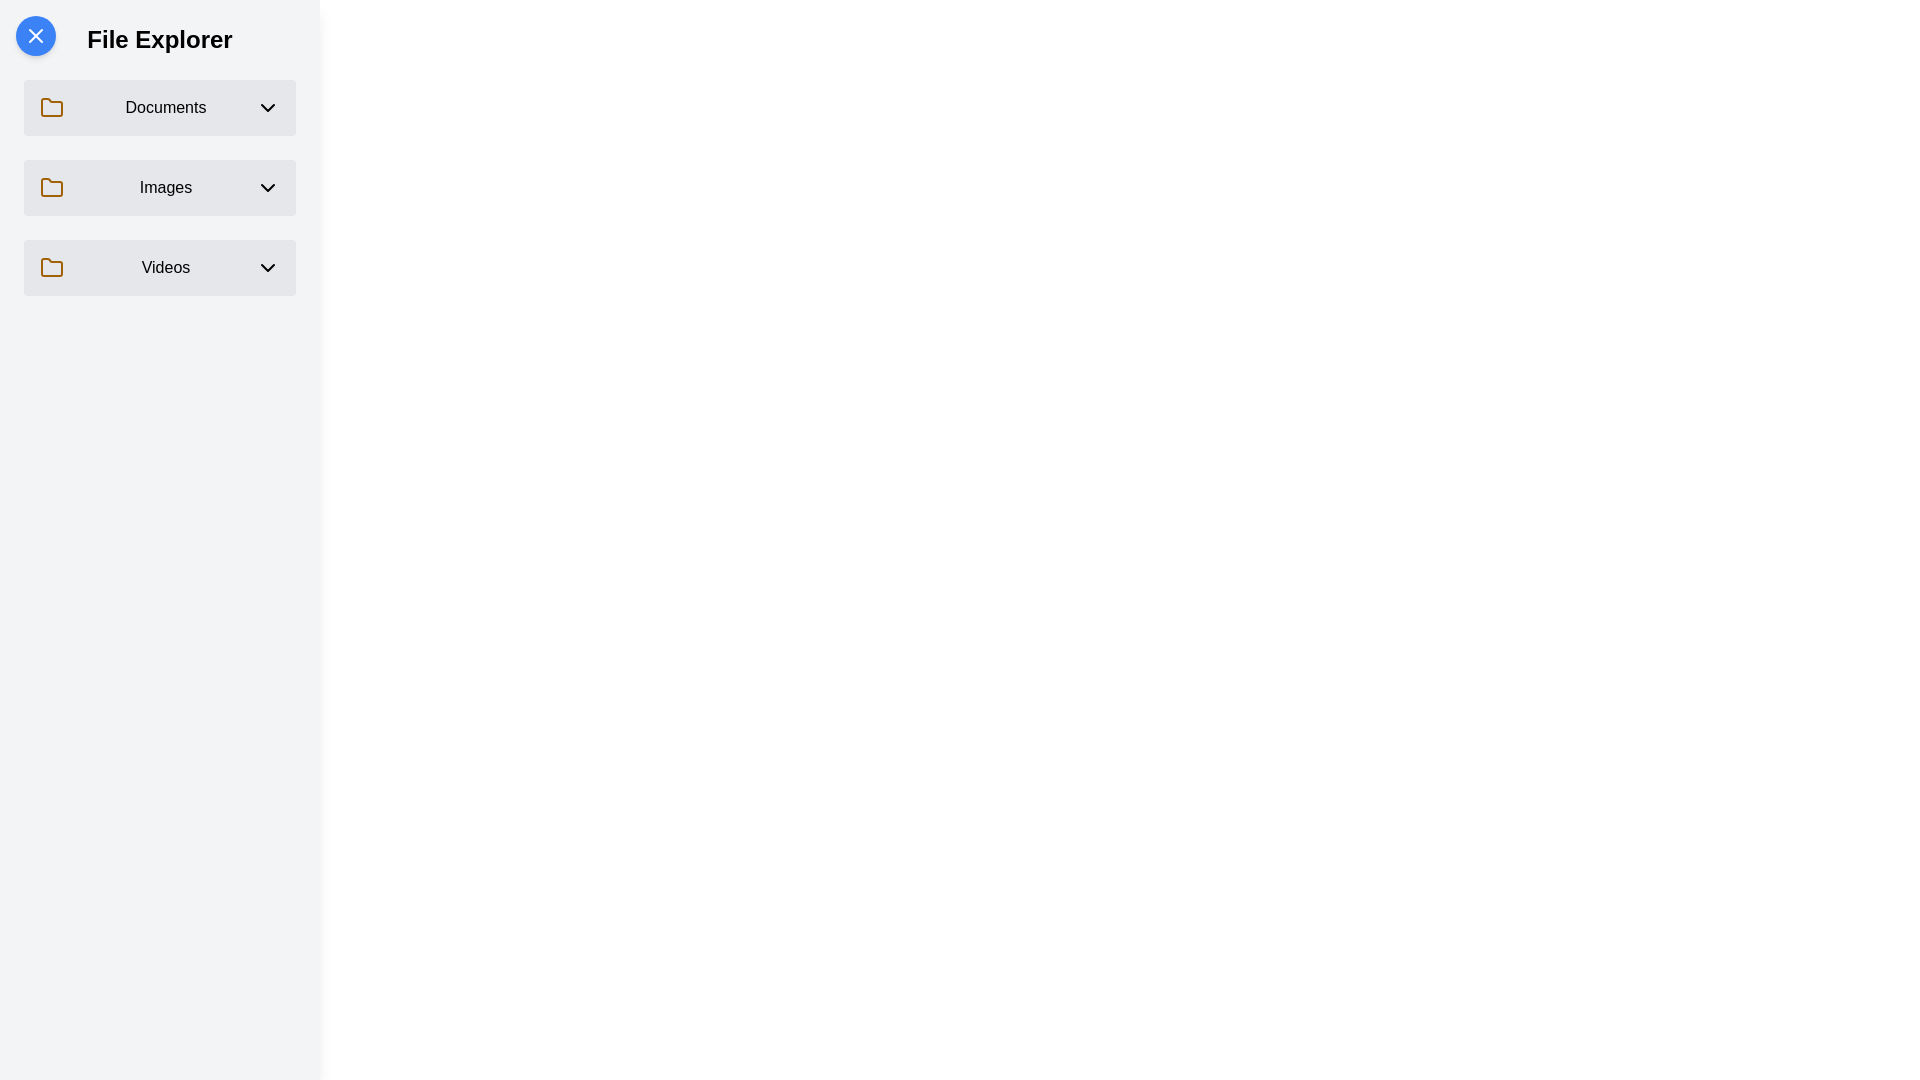 This screenshot has height=1080, width=1920. I want to click on the Collapsible button labeled 'Images' which is the second item in the left sidebar, featuring a yellow folder icon on the left and a downward-facing chevron icon on the right, so click(158, 188).